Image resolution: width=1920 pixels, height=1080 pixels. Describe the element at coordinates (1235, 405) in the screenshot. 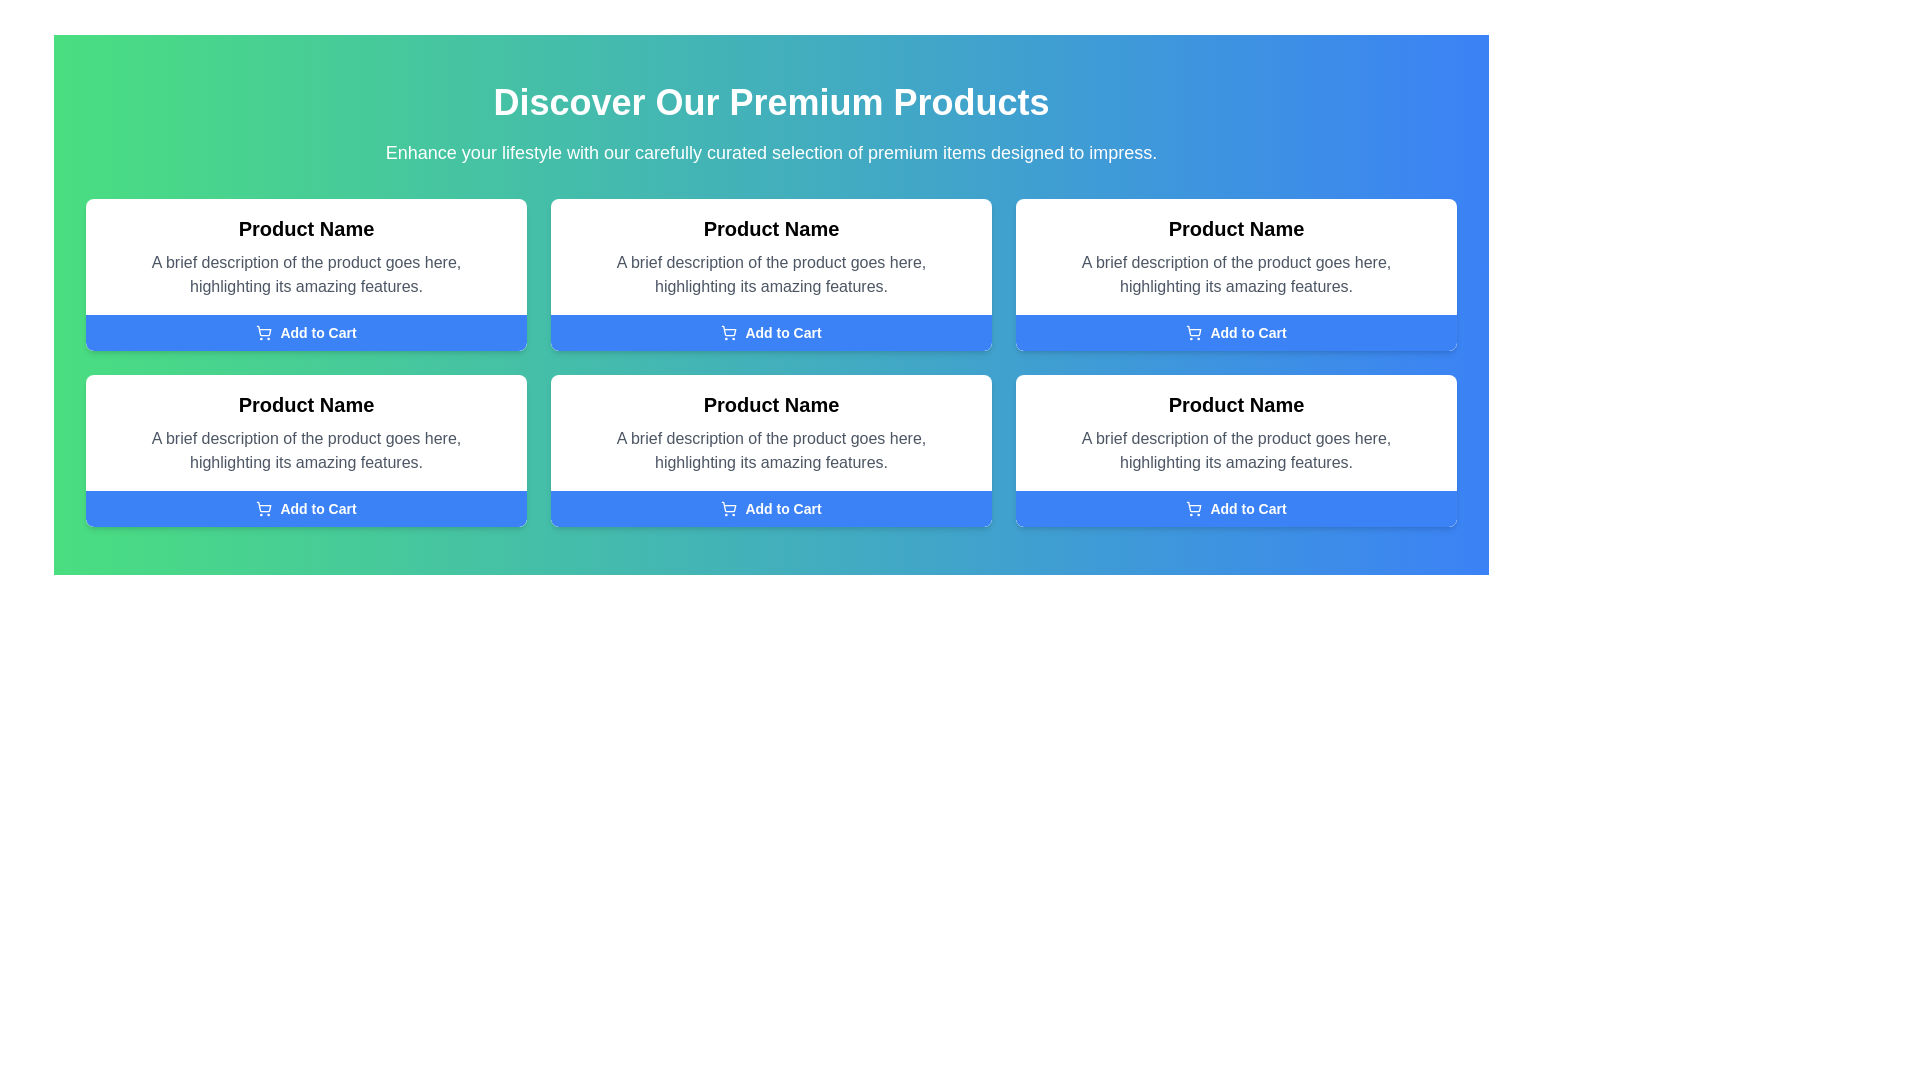

I see `the title text of the product card located in the bottom-right of the grid layout` at that location.